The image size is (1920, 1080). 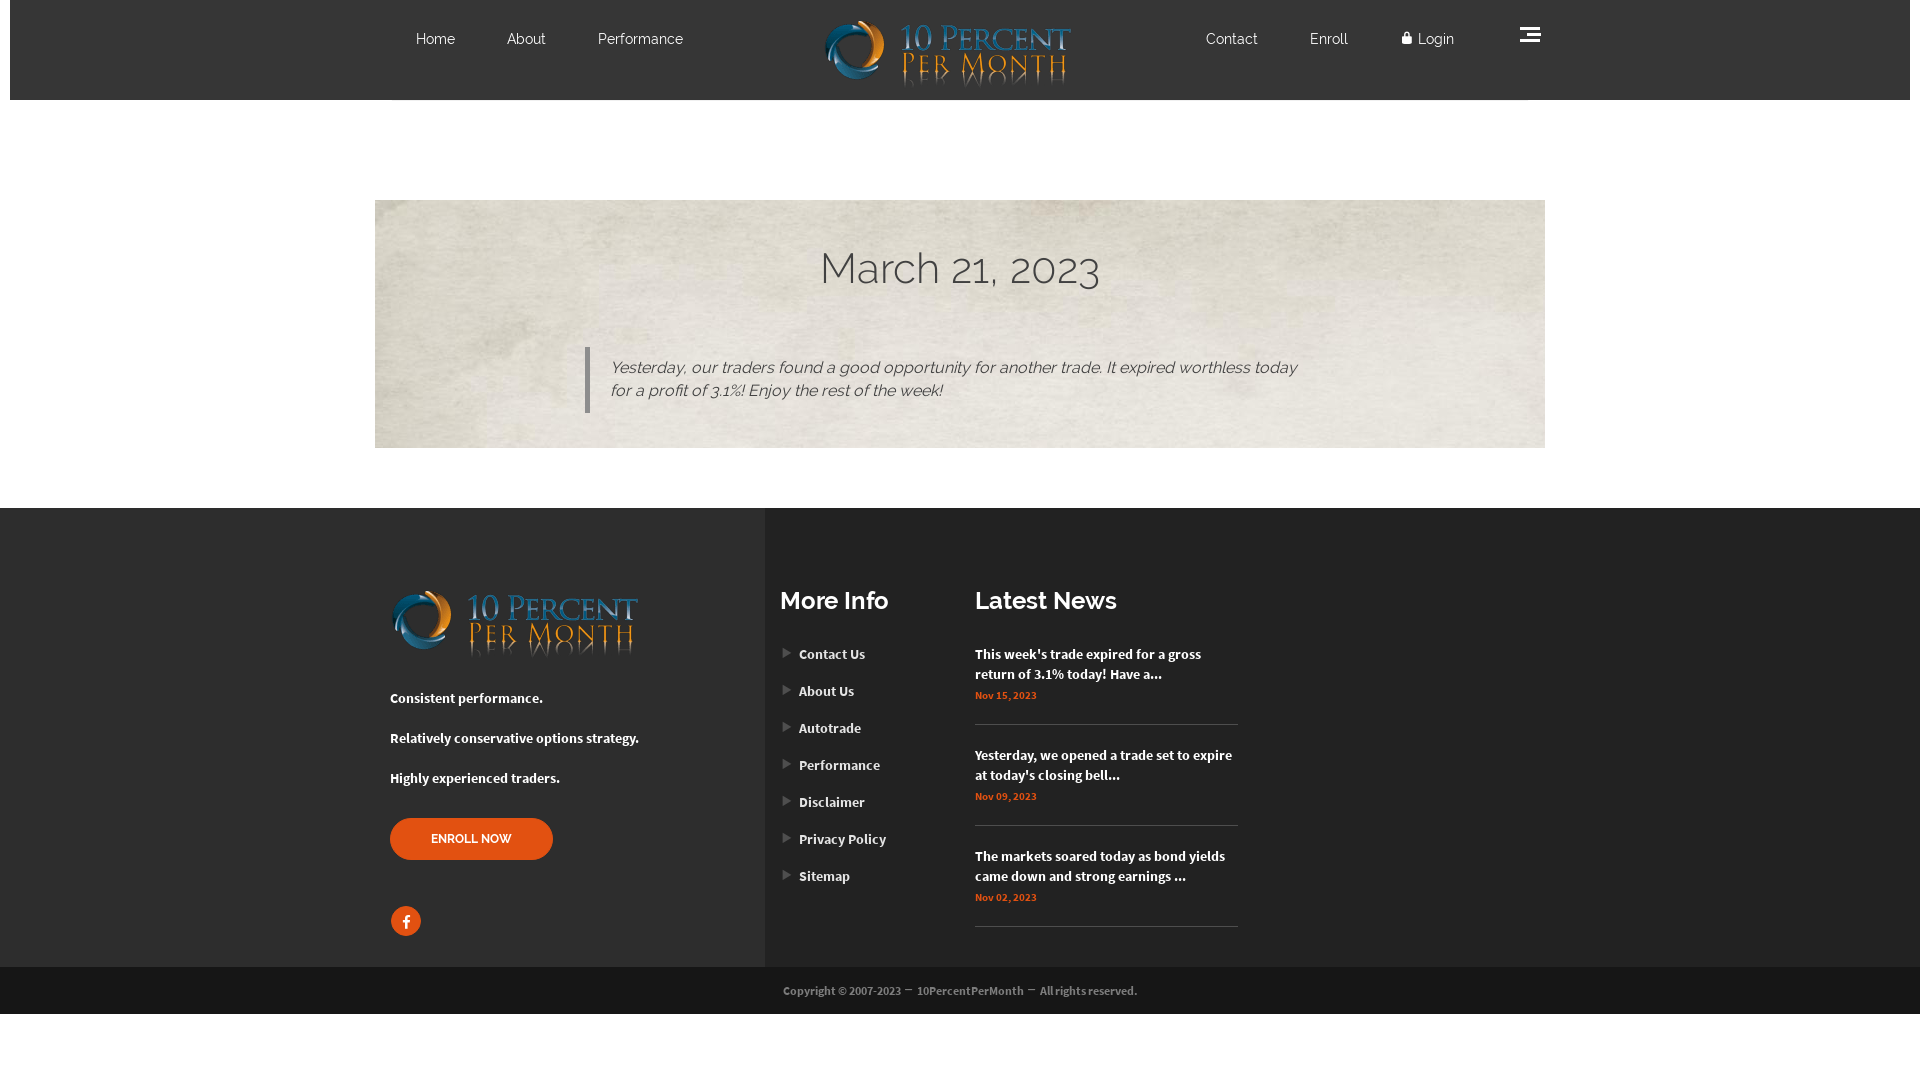 What do you see at coordinates (1425, 38) in the screenshot?
I see `'Login'` at bounding box center [1425, 38].